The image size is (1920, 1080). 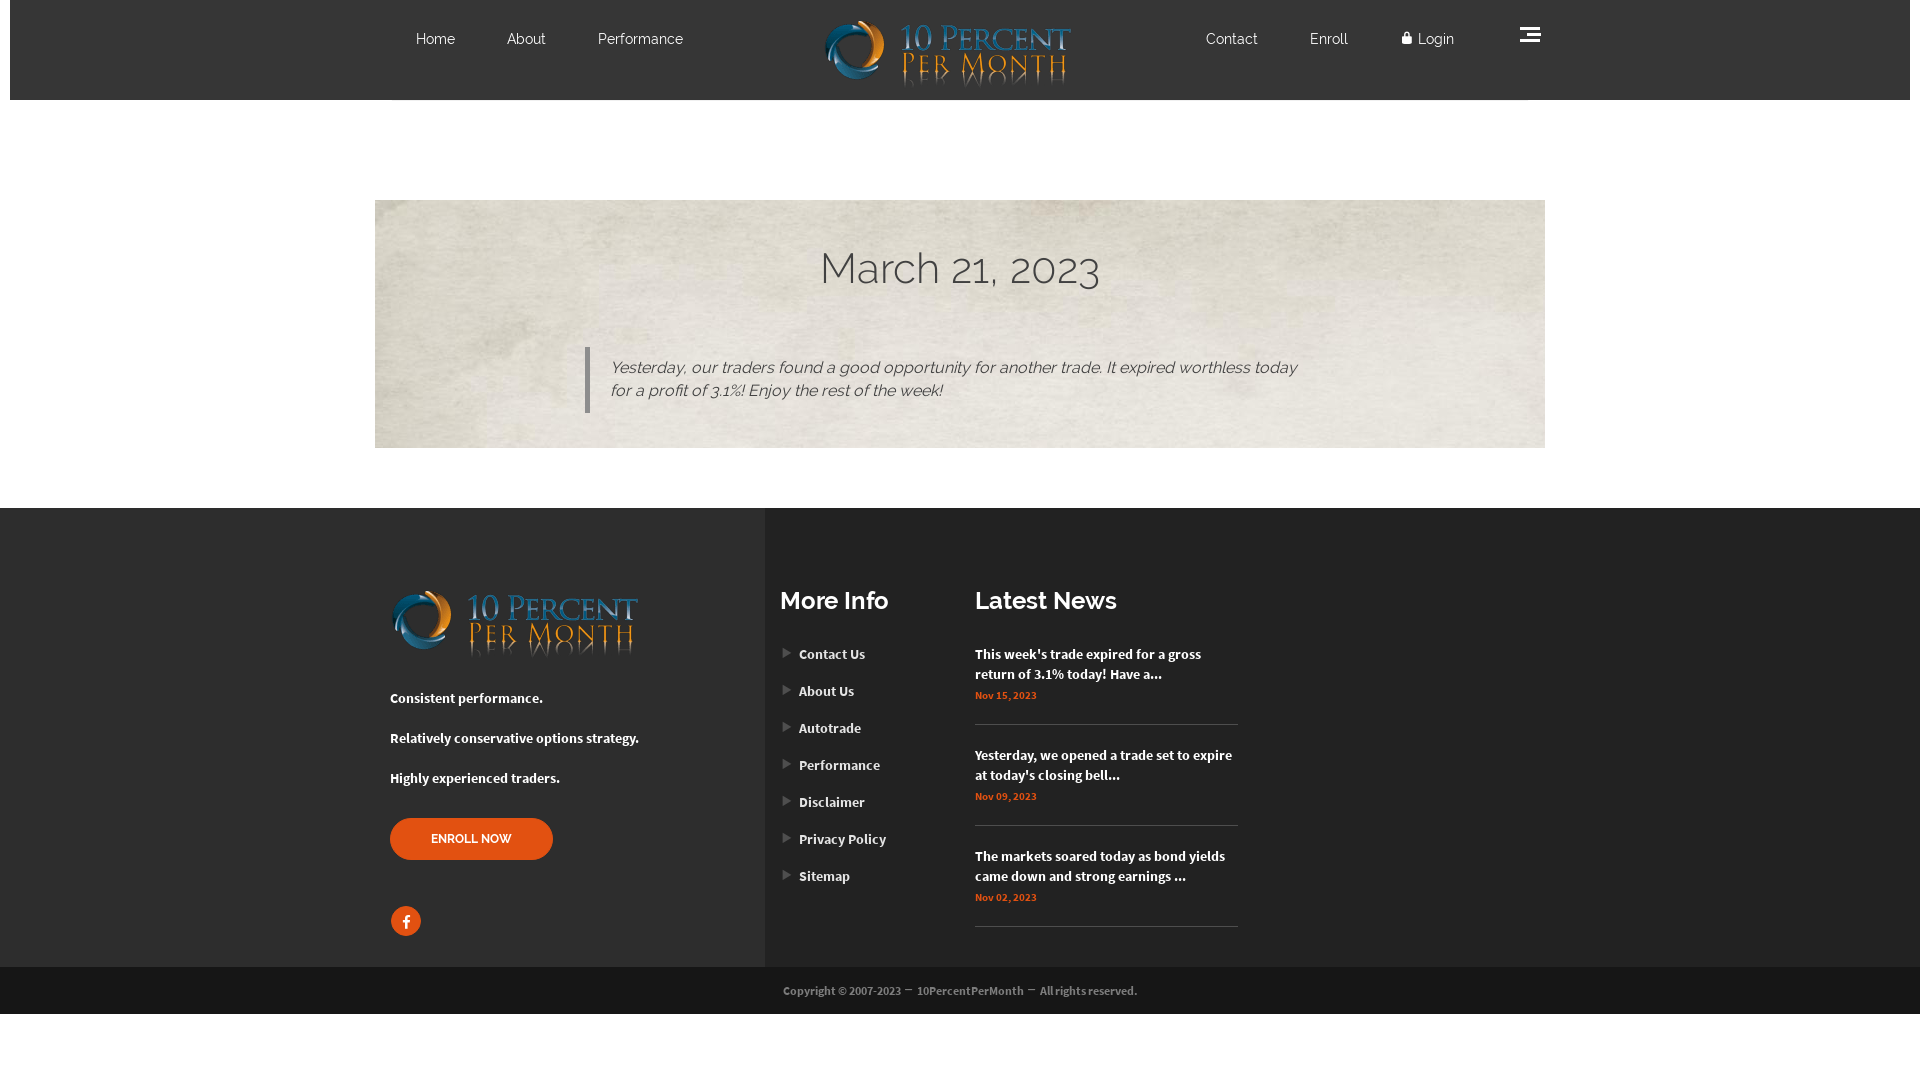 What do you see at coordinates (1425, 38) in the screenshot?
I see `'Login'` at bounding box center [1425, 38].